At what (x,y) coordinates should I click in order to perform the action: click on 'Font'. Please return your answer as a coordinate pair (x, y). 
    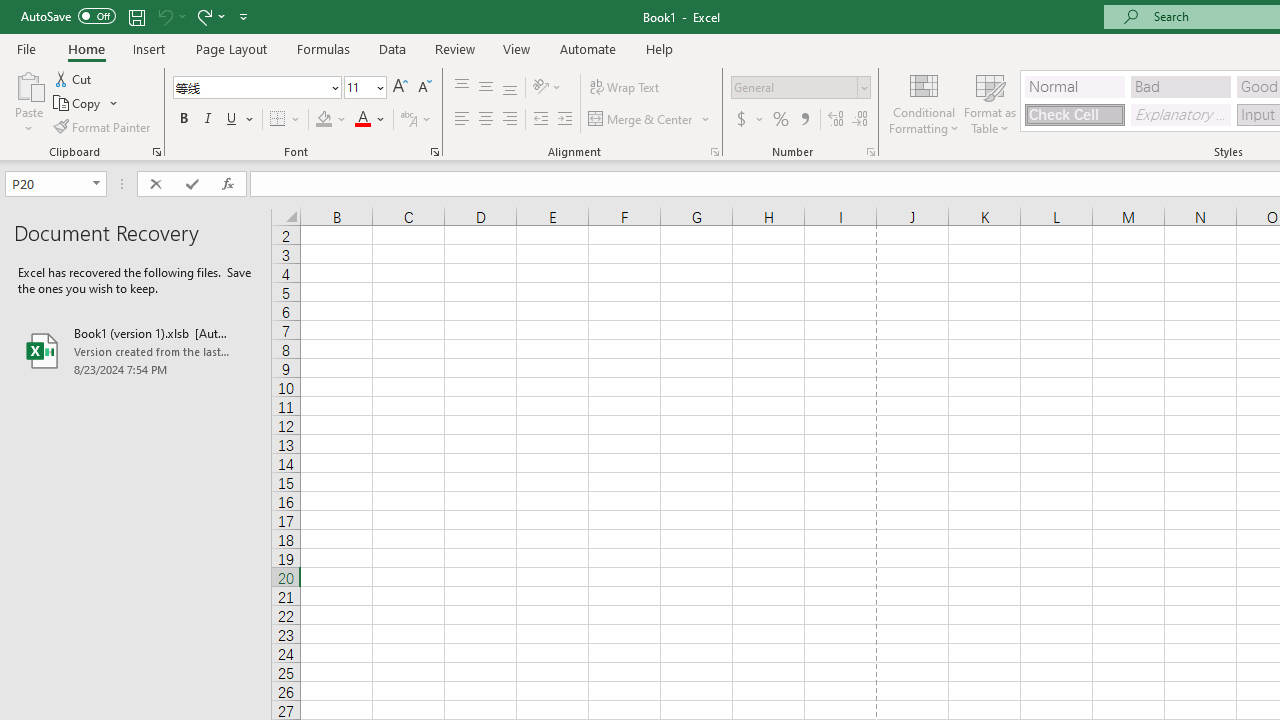
    Looking at the image, I should click on (256, 86).